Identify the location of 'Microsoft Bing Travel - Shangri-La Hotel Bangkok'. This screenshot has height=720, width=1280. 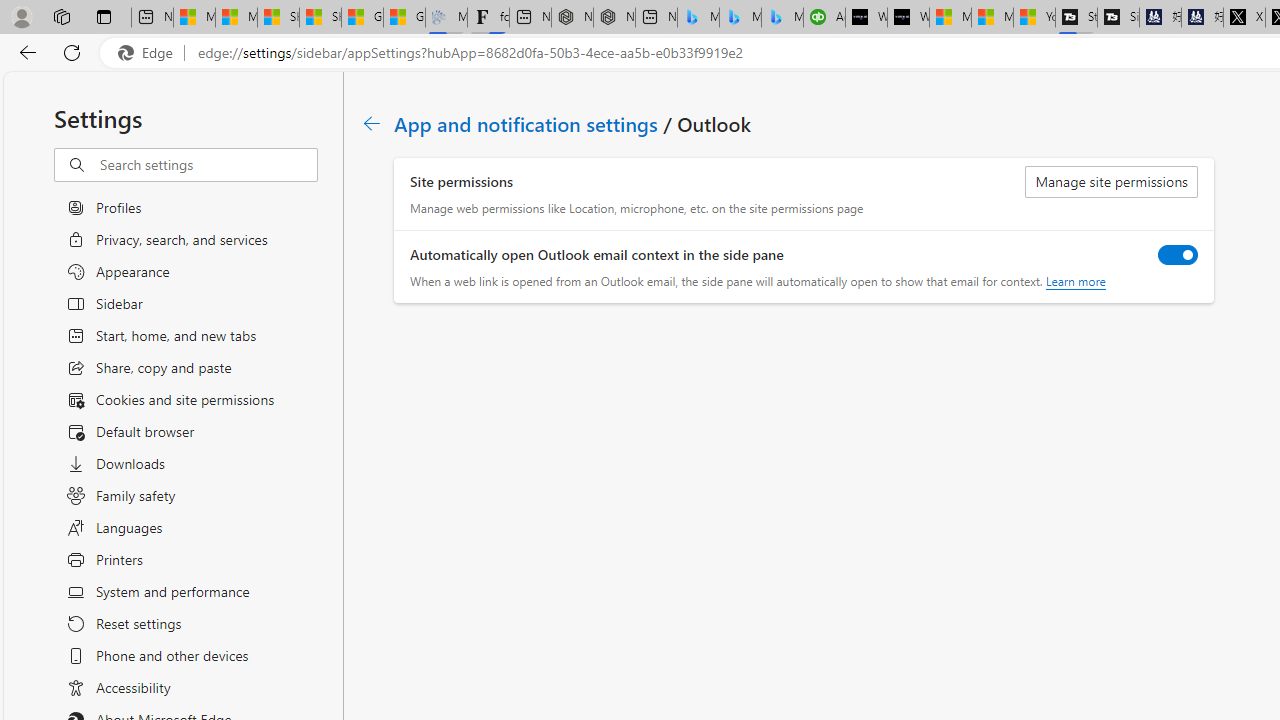
(781, 17).